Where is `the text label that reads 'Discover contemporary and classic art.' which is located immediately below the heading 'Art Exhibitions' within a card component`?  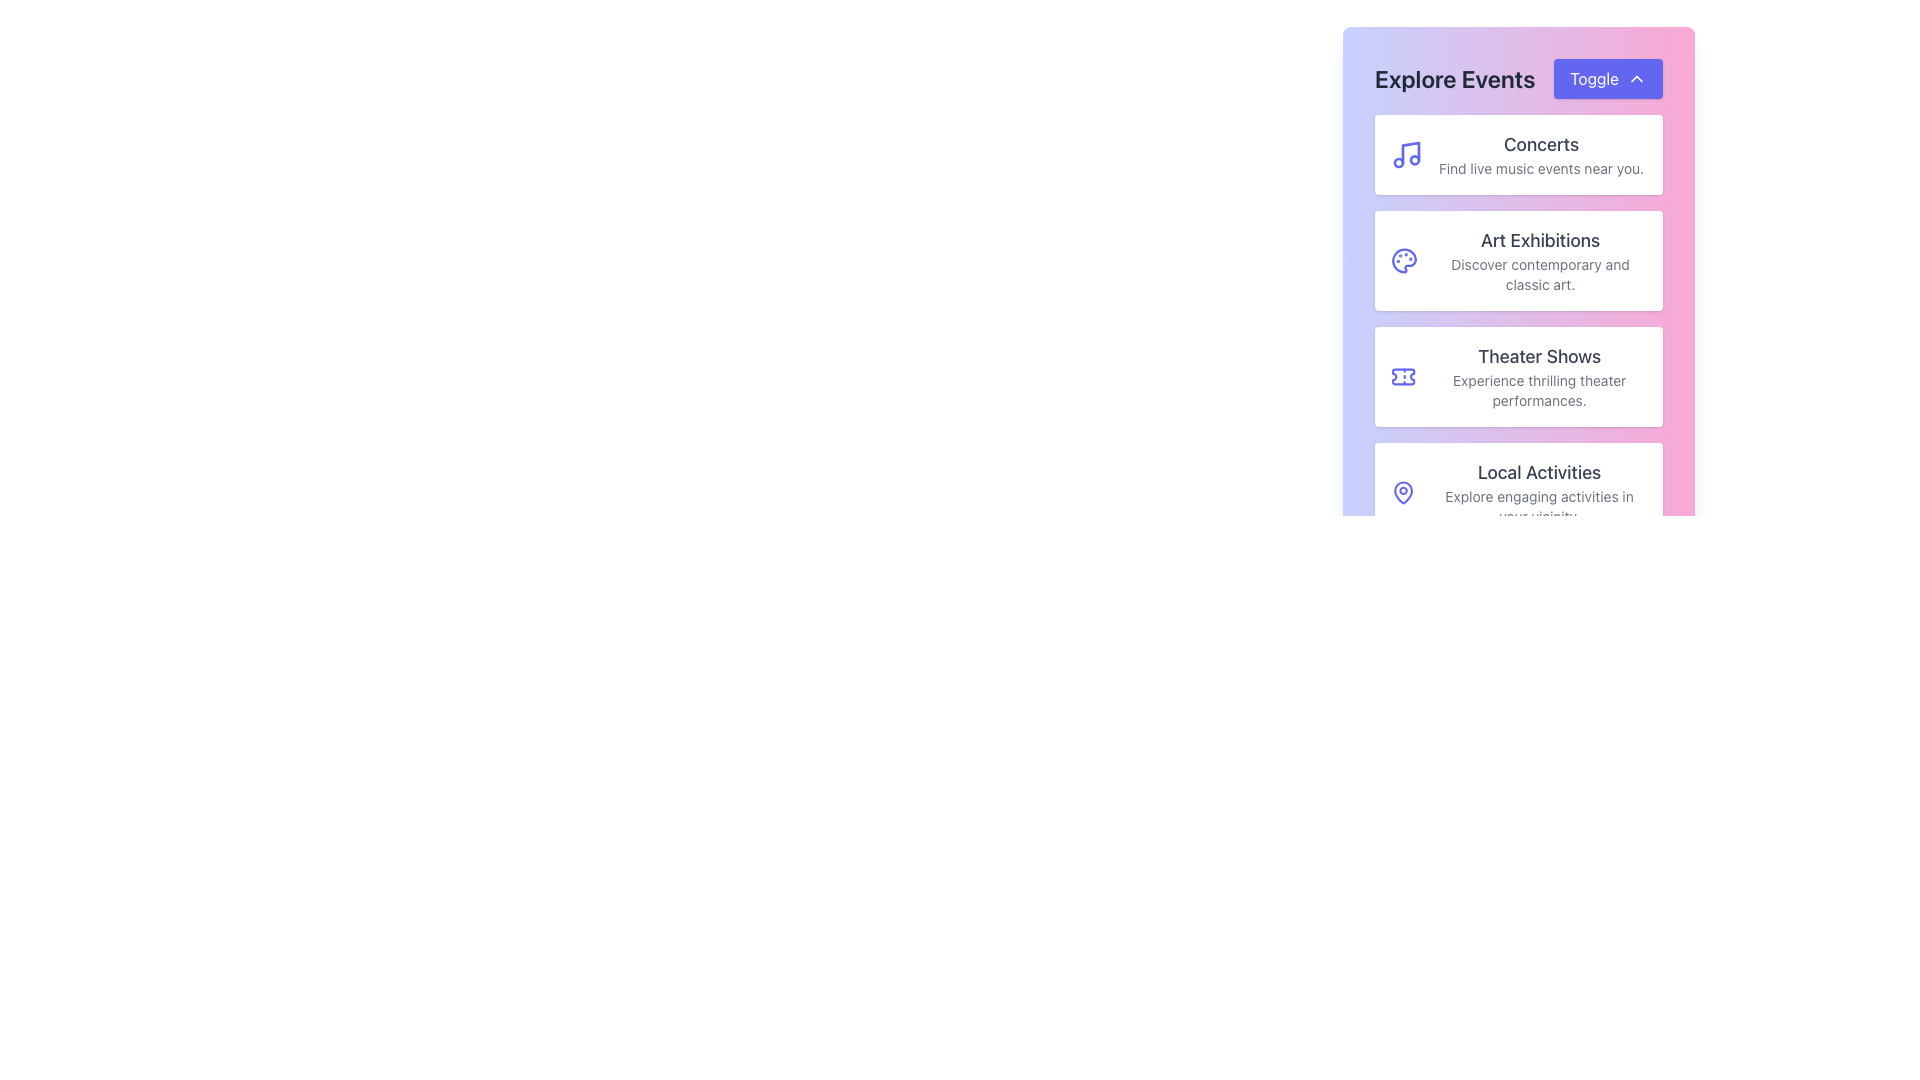 the text label that reads 'Discover contemporary and classic art.' which is located immediately below the heading 'Art Exhibitions' within a card component is located at coordinates (1539, 274).